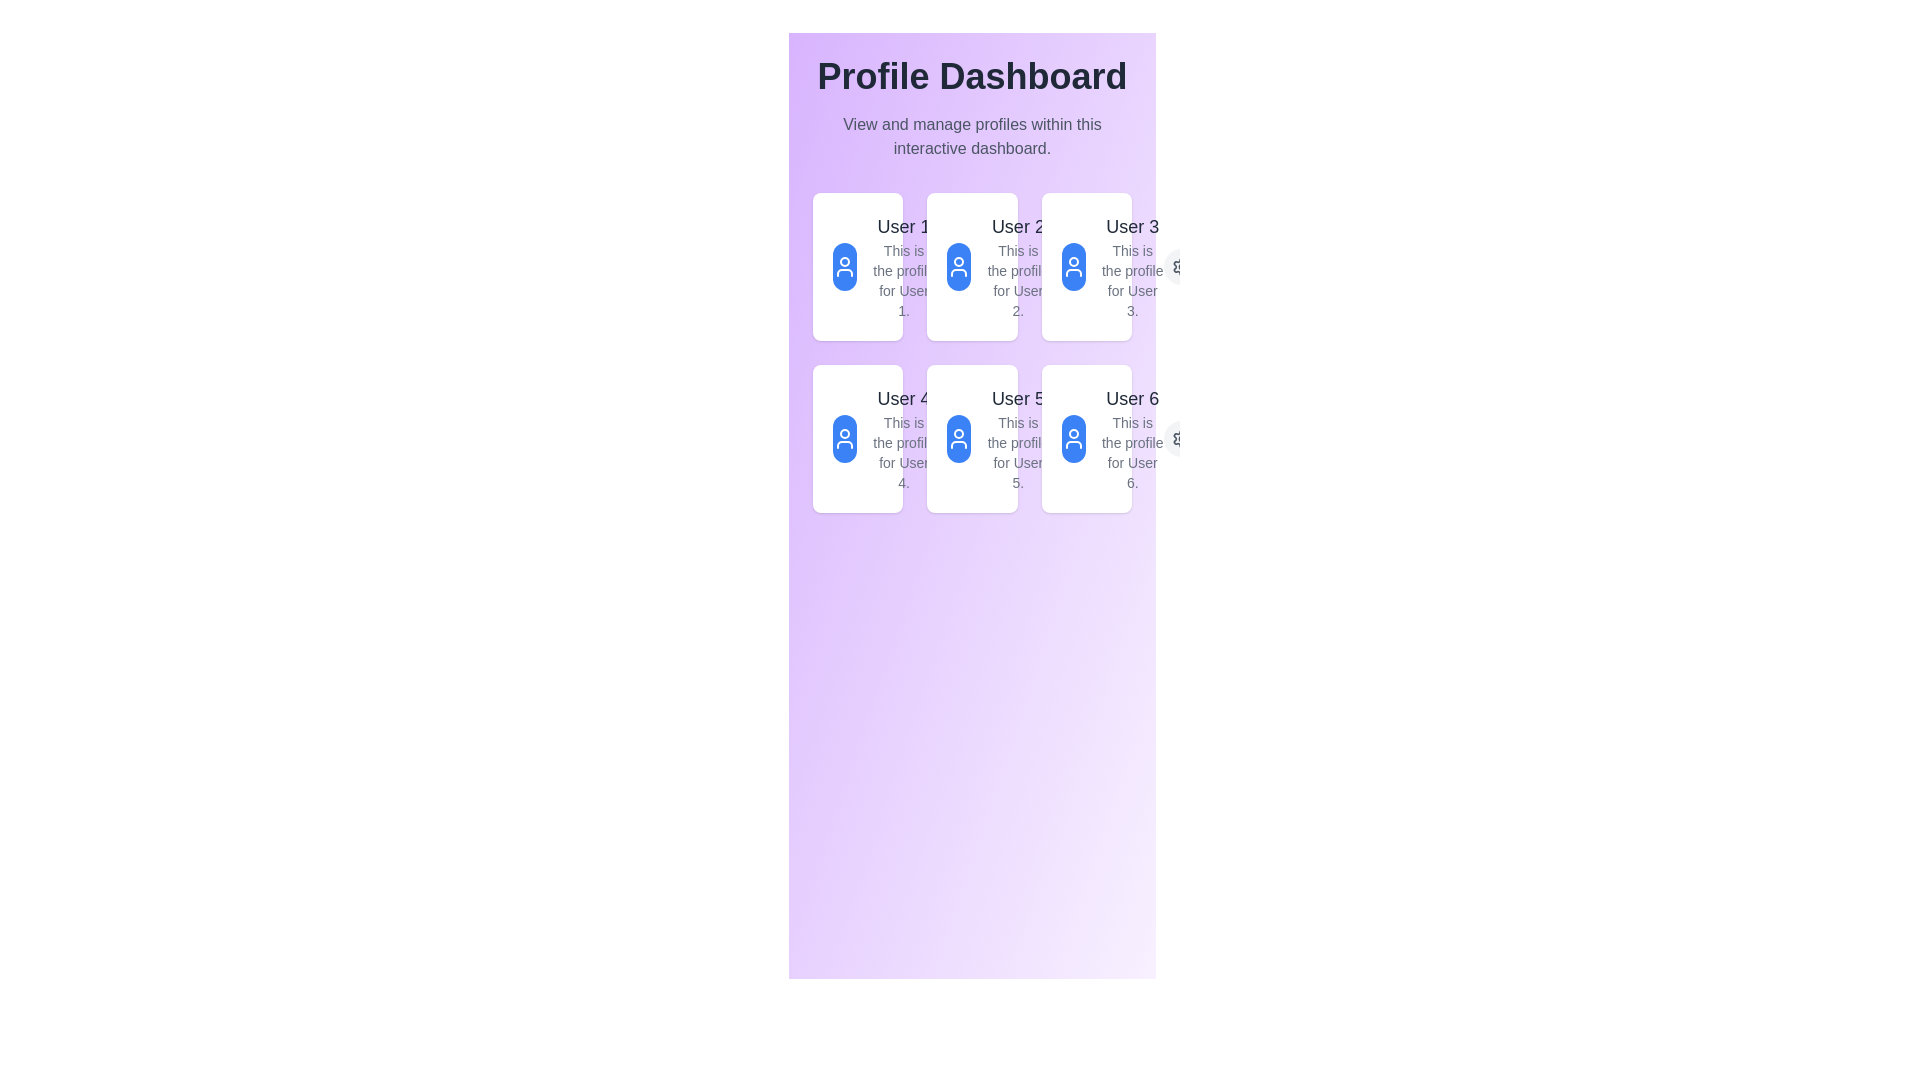 The image size is (1920, 1080). I want to click on the Avatar Icon representing User 4, which is located on the left side of the profile card and is vertically centered within the card, so click(858, 438).